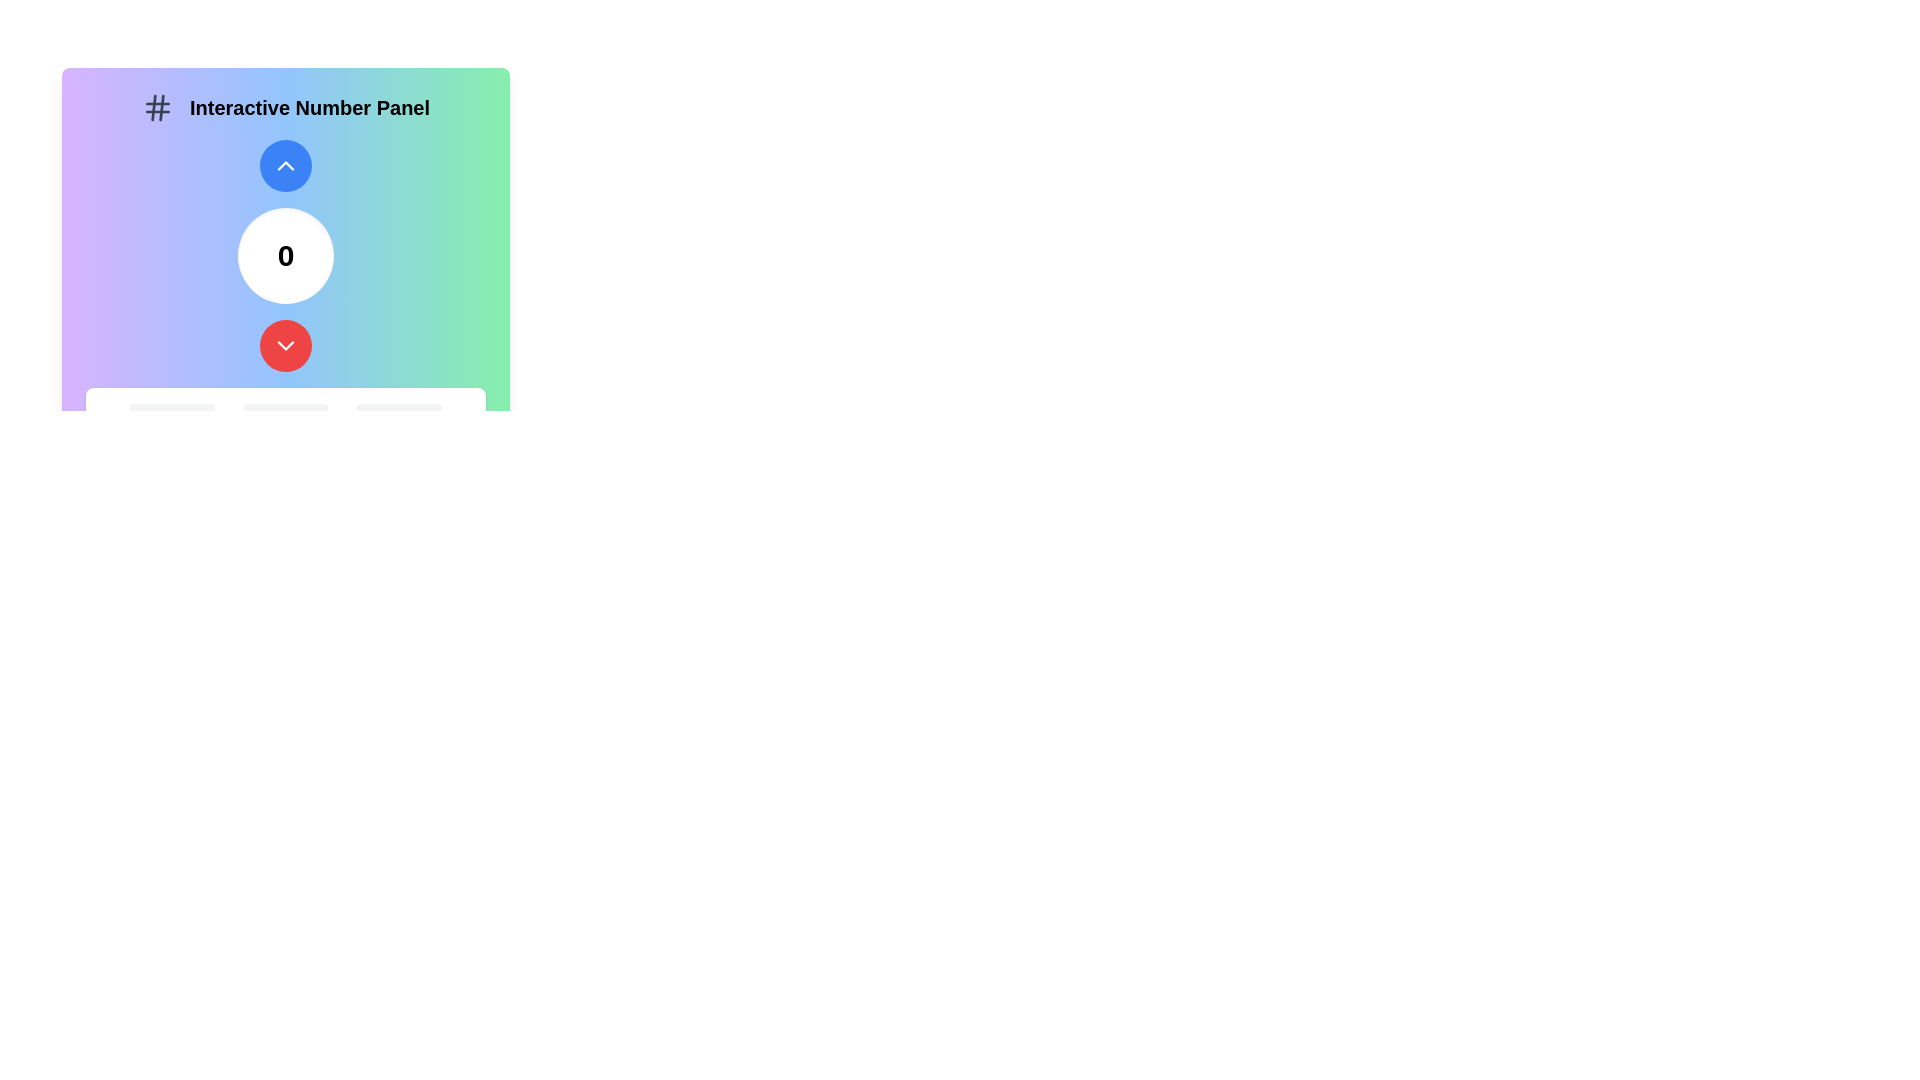 Image resolution: width=1920 pixels, height=1080 pixels. Describe the element at coordinates (172, 420) in the screenshot. I see `the first button in a group of three horizontally arranged buttons near the bottom of the interface` at that location.